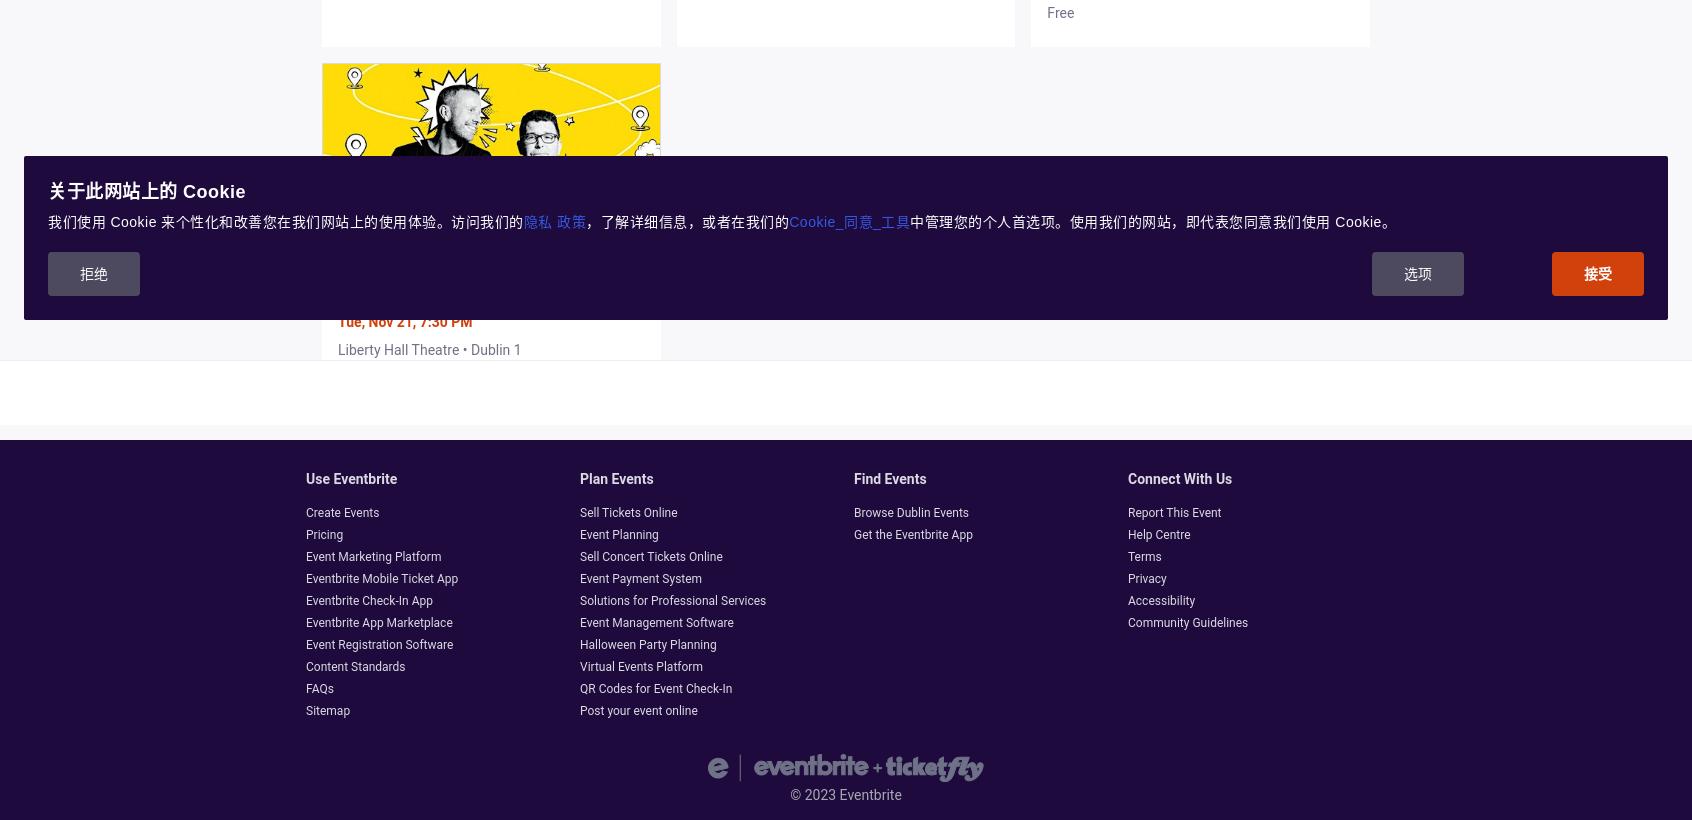 The image size is (1692, 820). What do you see at coordinates (1179, 478) in the screenshot?
I see `'Connect with us'` at bounding box center [1179, 478].